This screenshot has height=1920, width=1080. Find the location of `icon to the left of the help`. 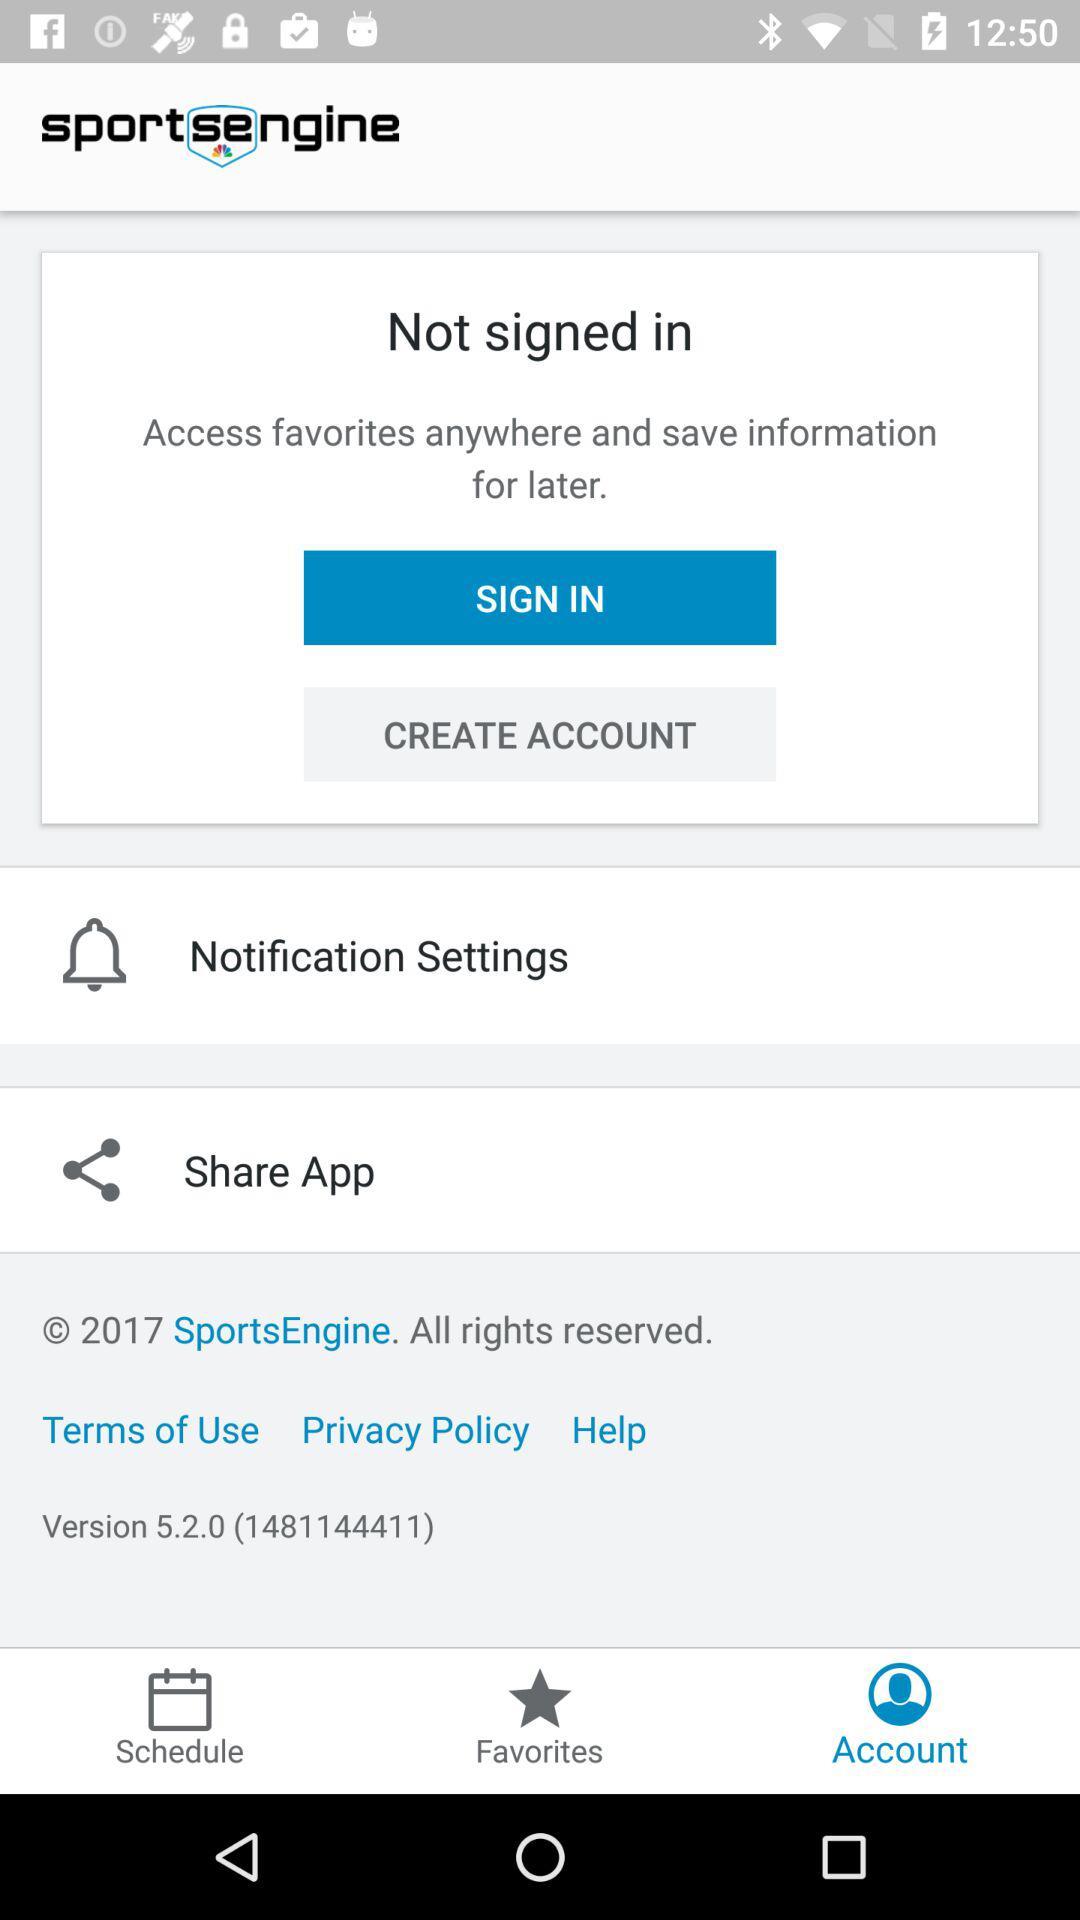

icon to the left of the help is located at coordinates (414, 1427).